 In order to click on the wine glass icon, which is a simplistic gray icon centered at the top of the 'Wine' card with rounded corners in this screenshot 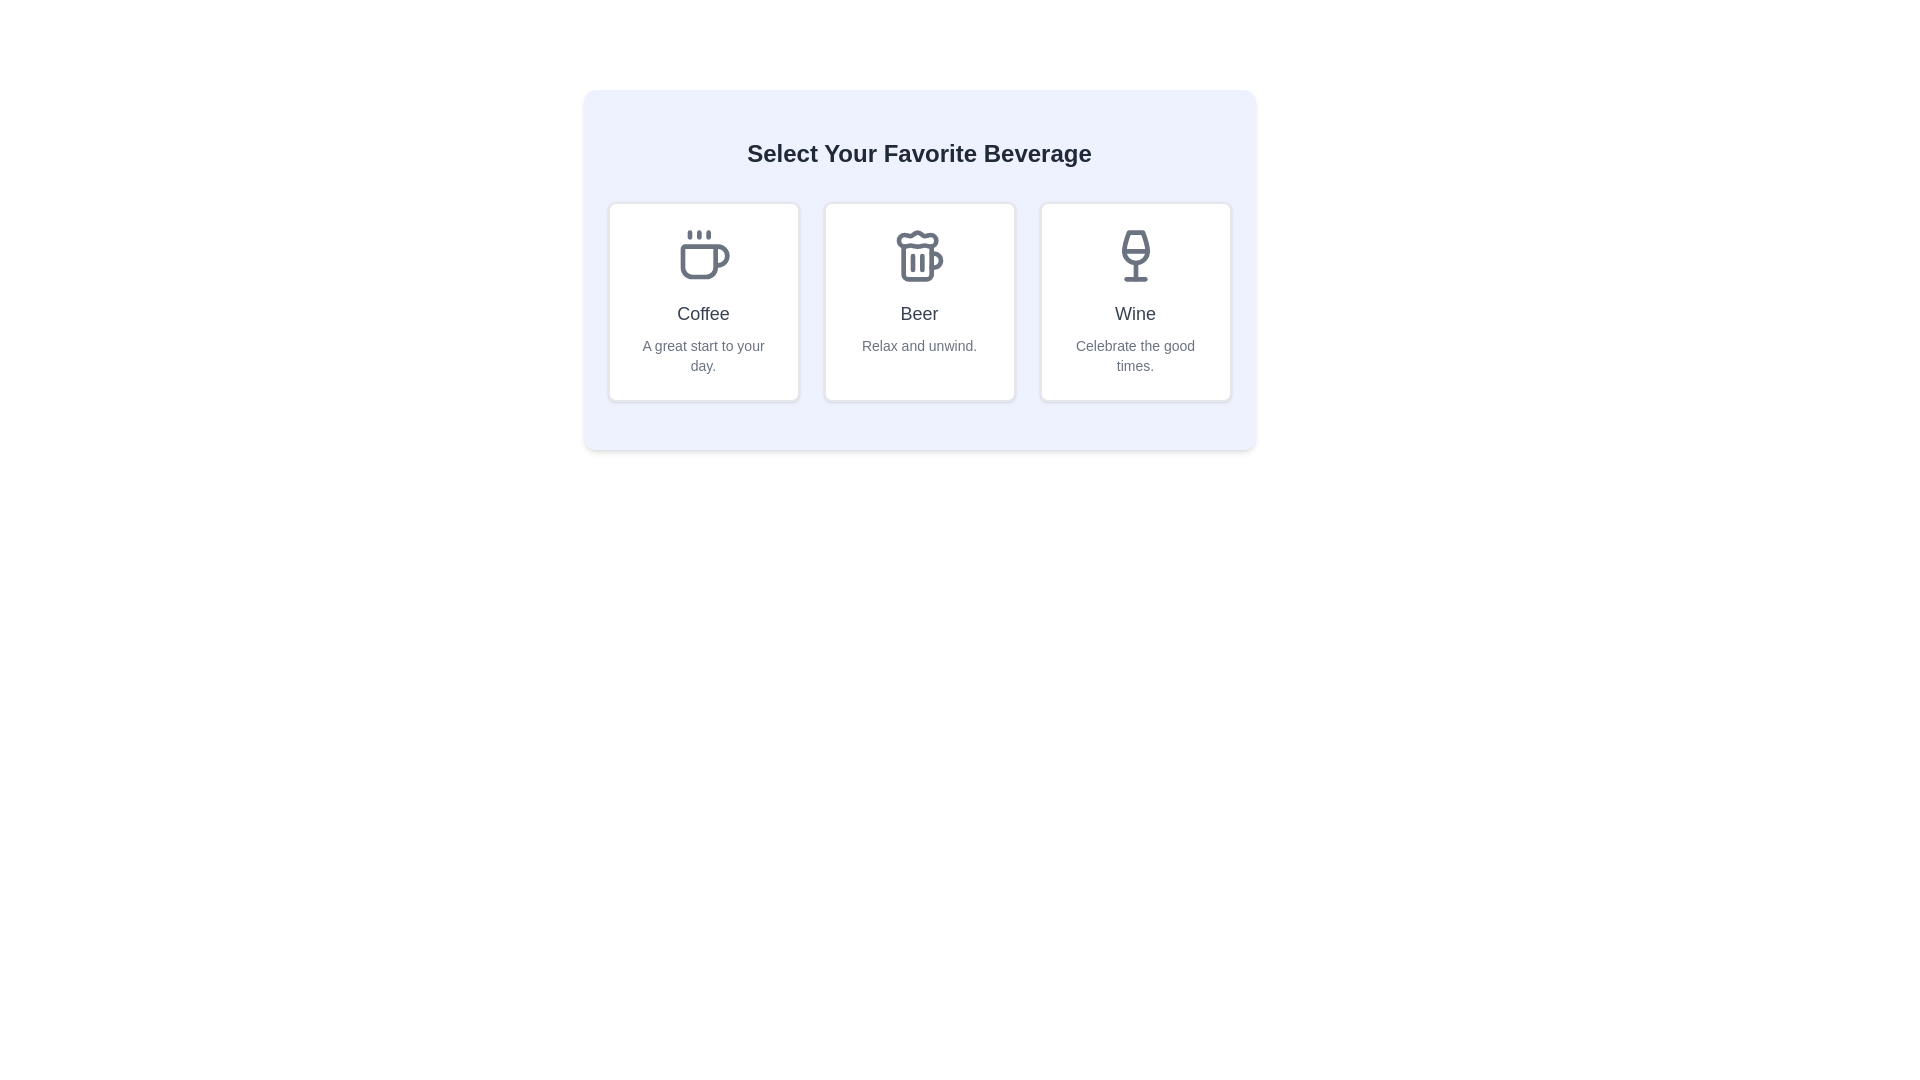, I will do `click(1135, 254)`.